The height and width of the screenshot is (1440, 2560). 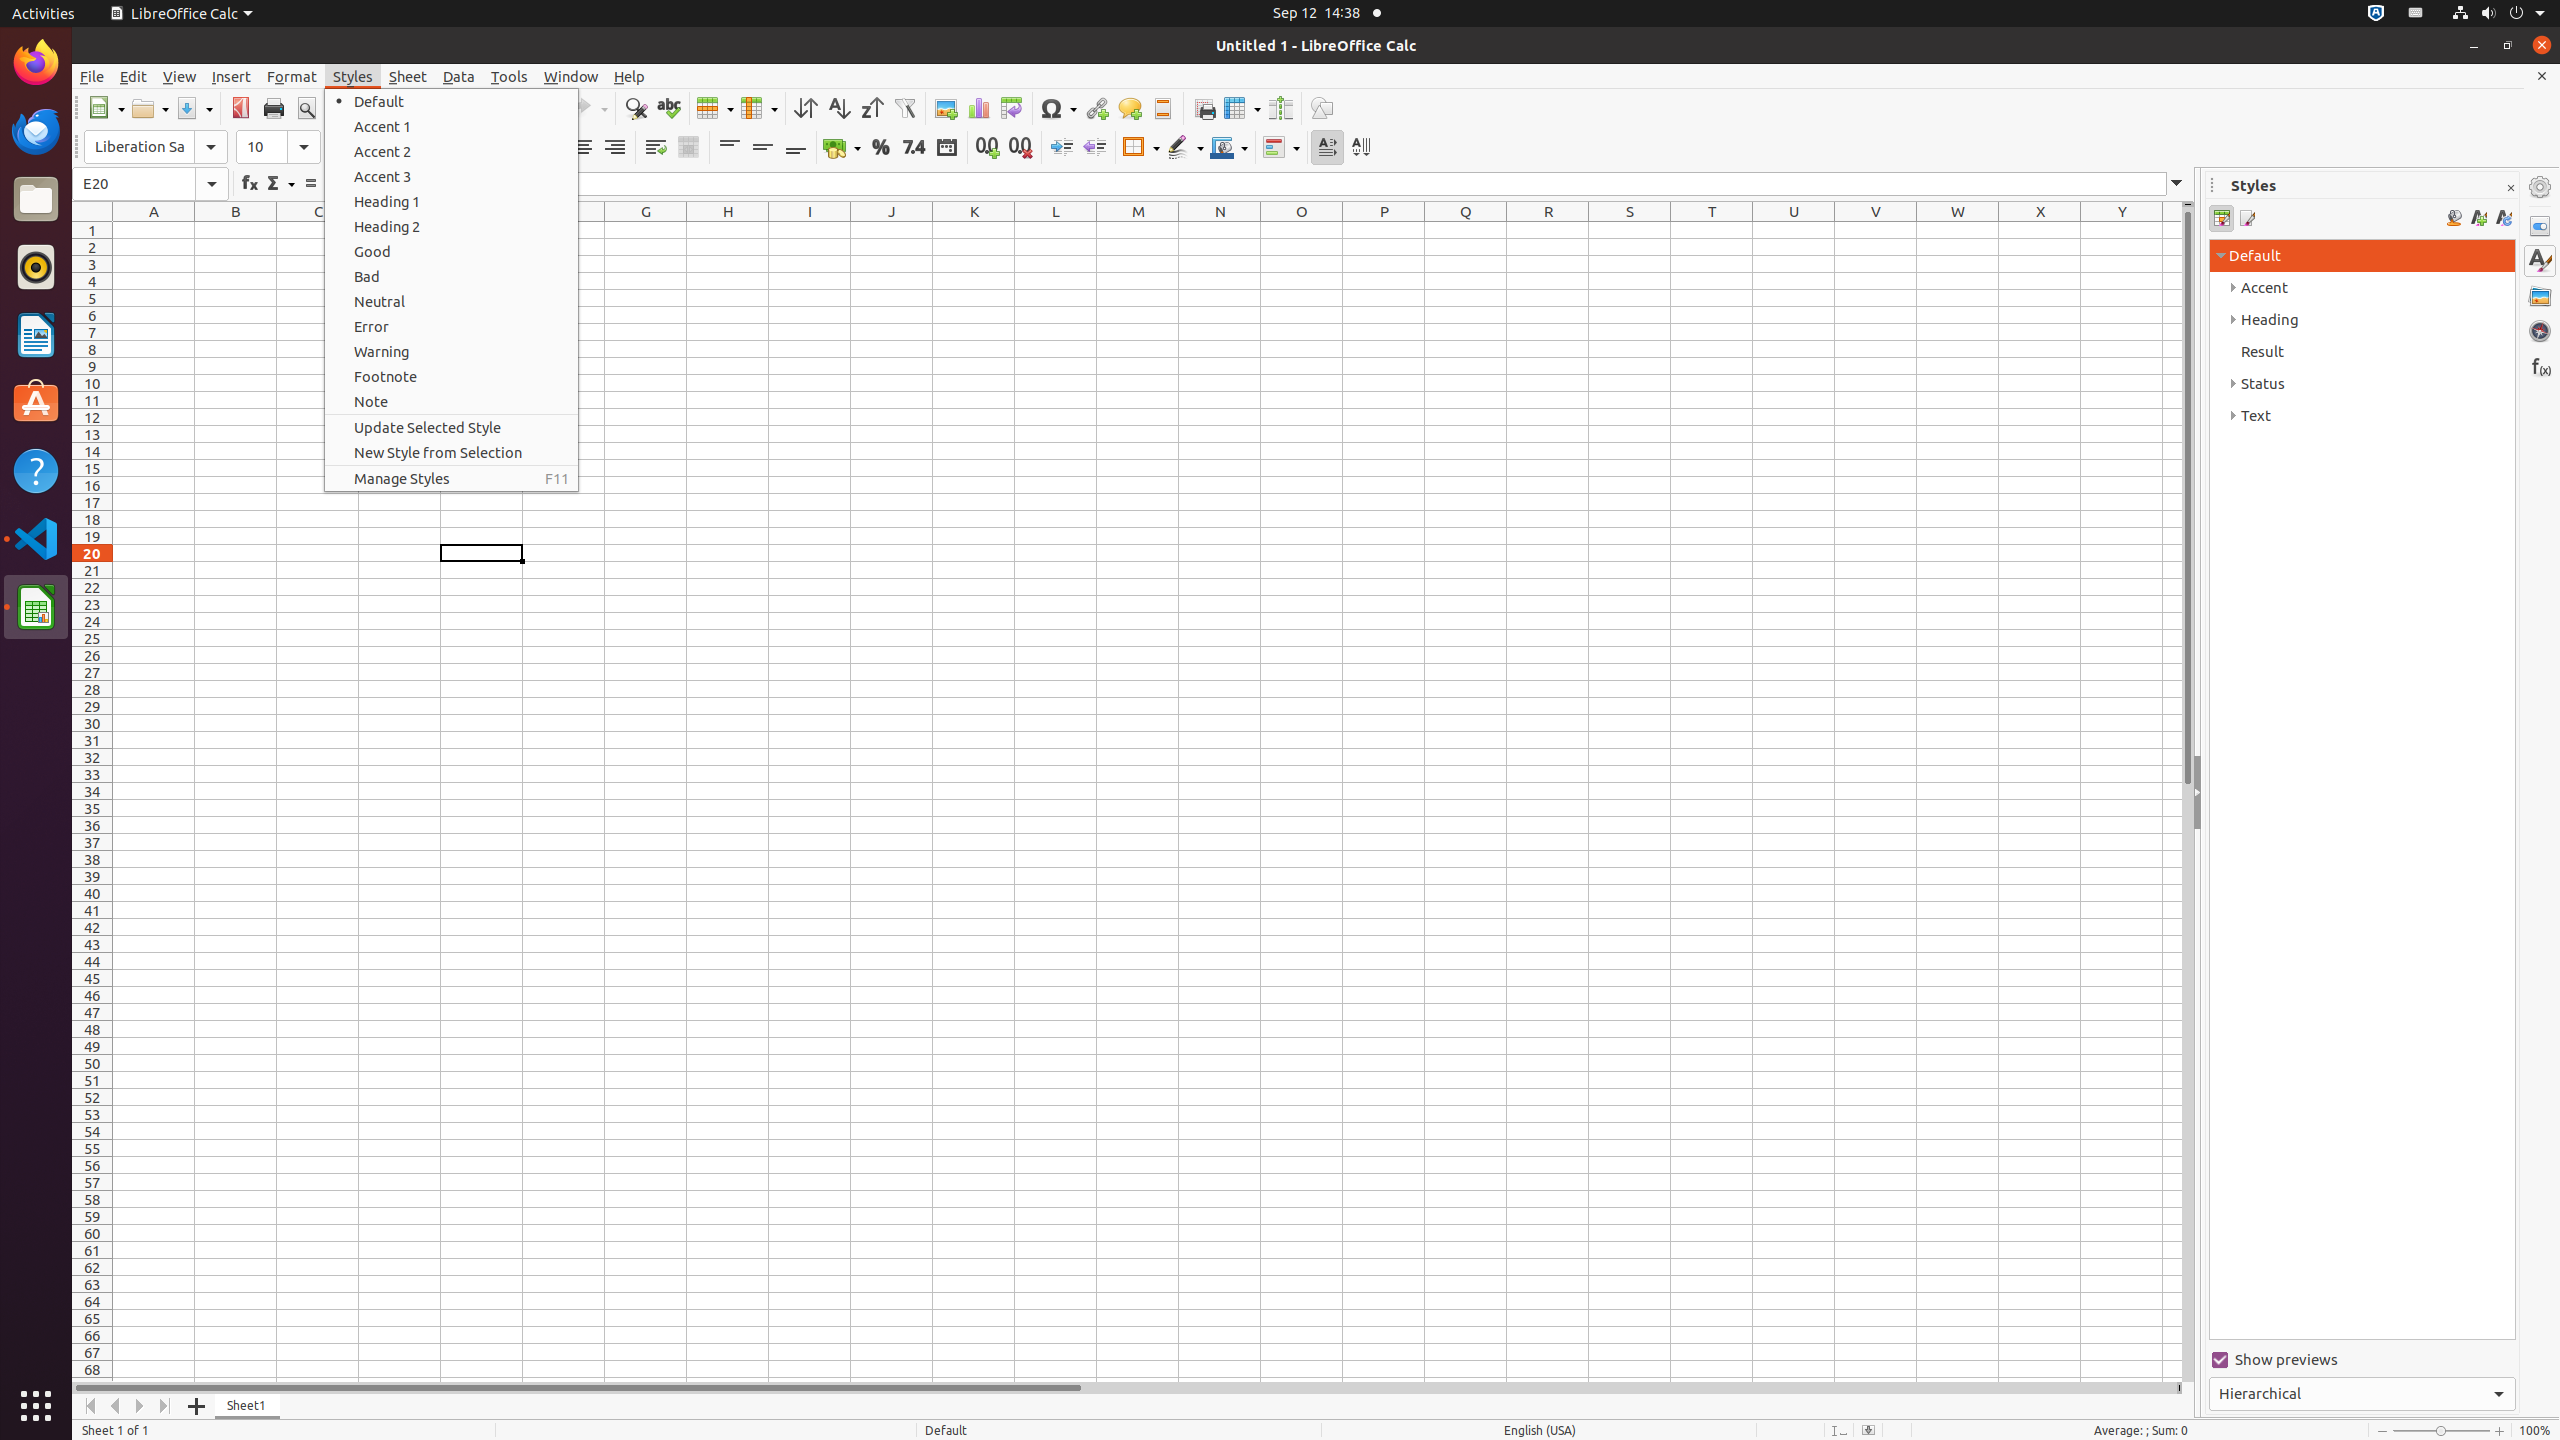 I want to click on 'Chart', so click(x=978, y=107).